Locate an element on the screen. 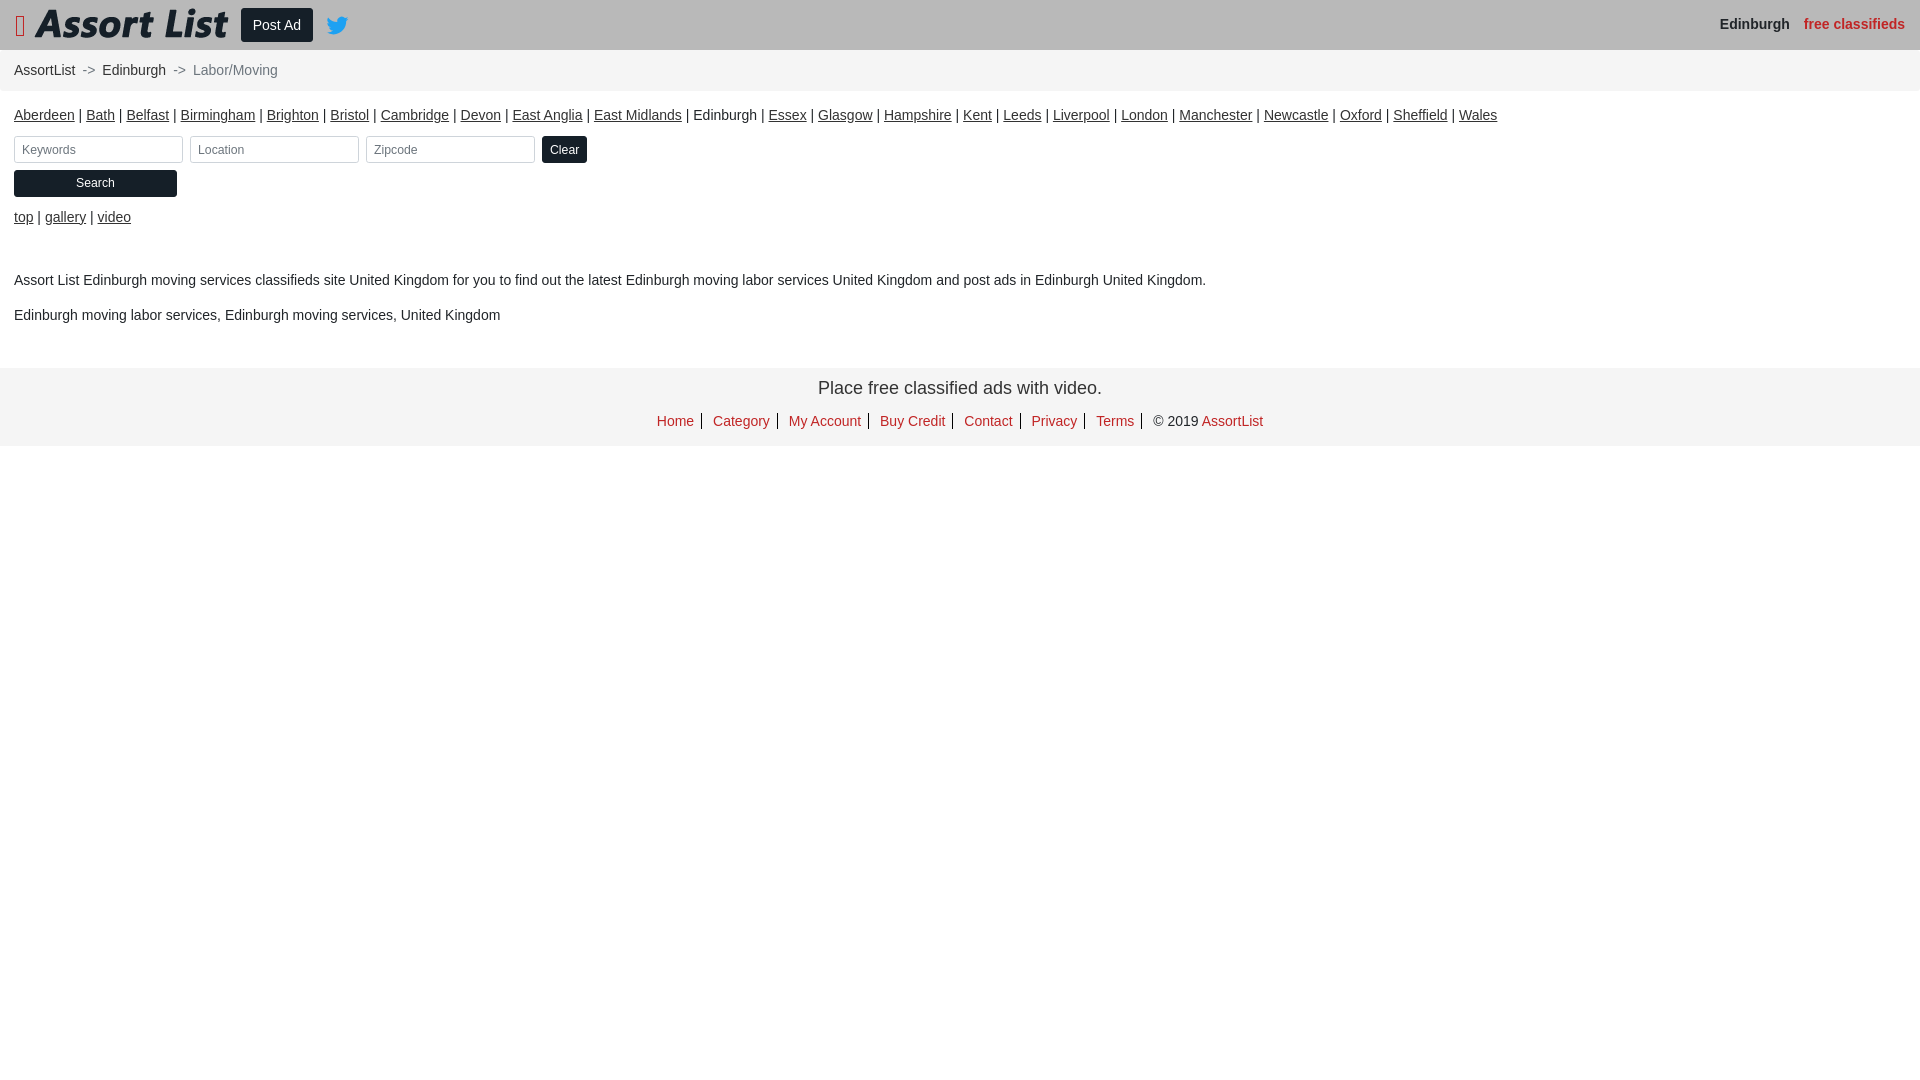  'Post Ad' is located at coordinates (275, 24).